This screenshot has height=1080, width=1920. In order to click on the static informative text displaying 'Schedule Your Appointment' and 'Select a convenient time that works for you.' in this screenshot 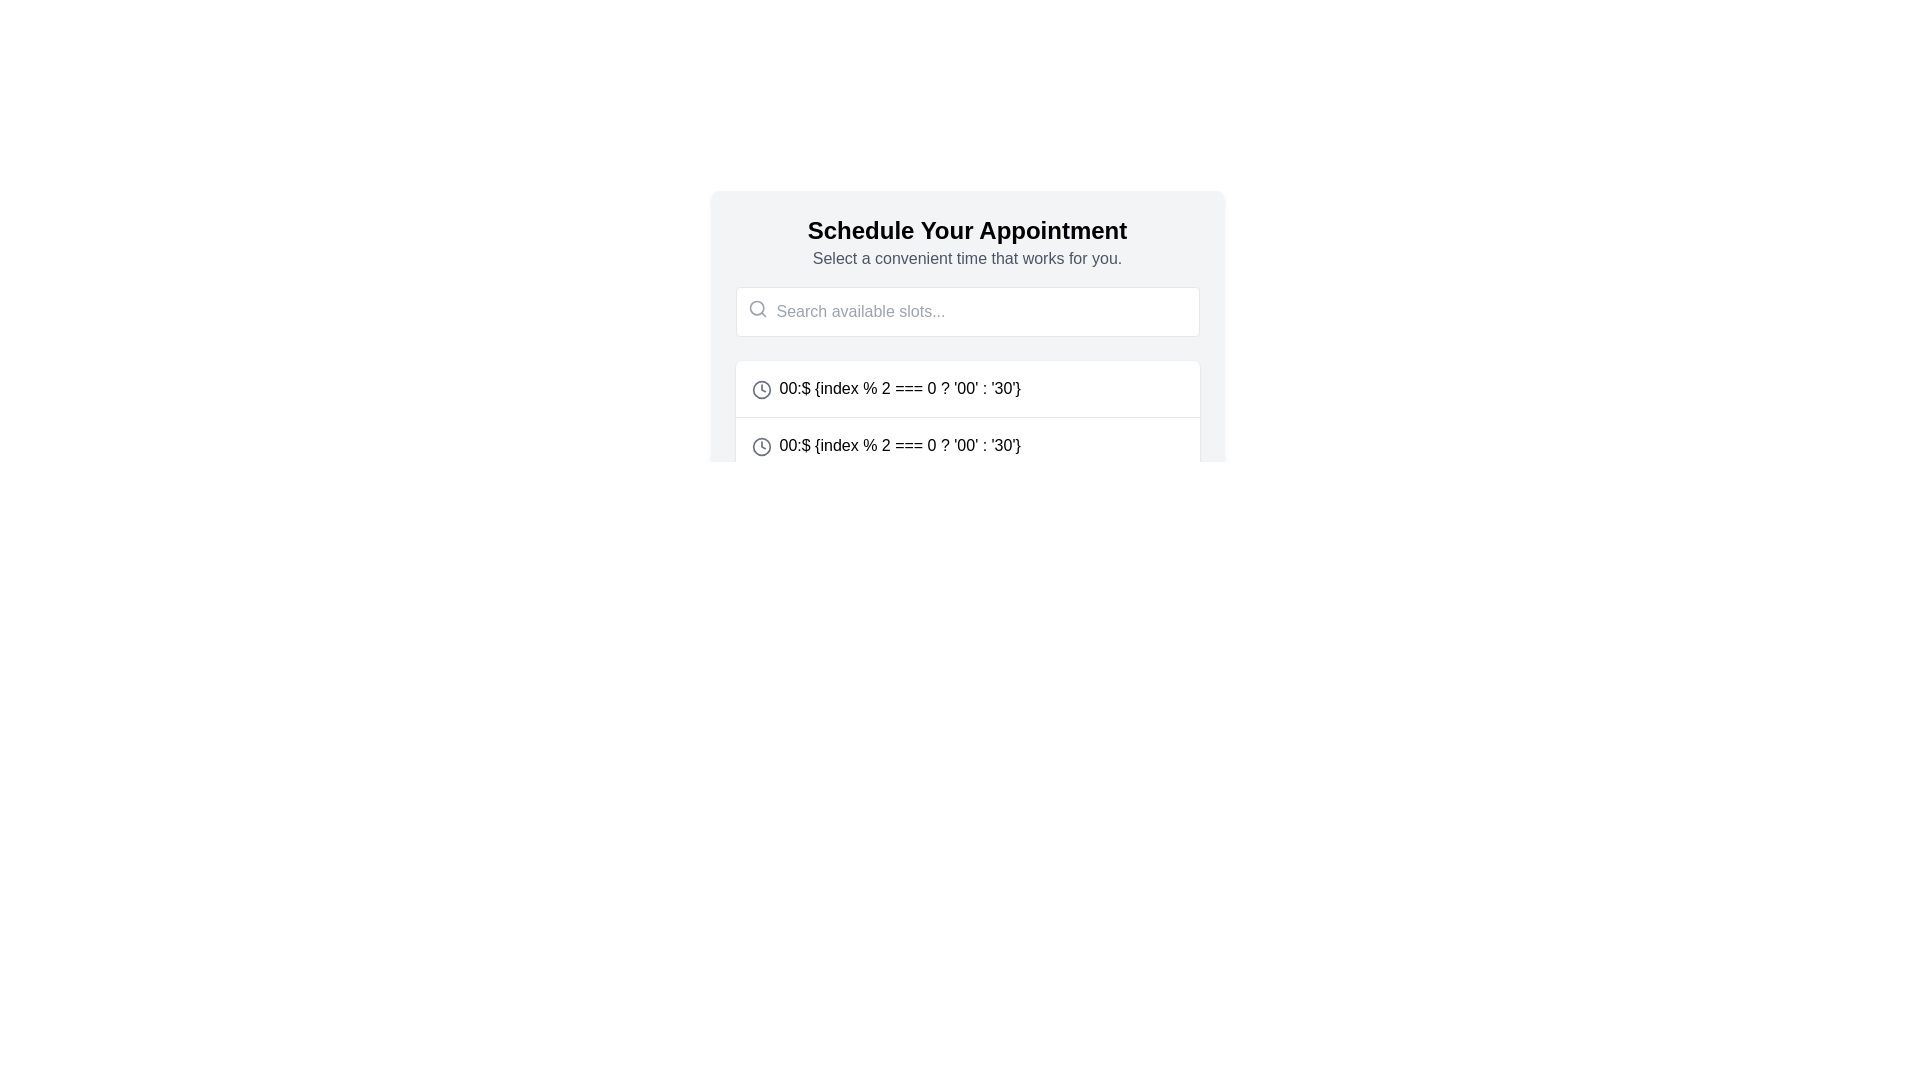, I will do `click(967, 242)`.